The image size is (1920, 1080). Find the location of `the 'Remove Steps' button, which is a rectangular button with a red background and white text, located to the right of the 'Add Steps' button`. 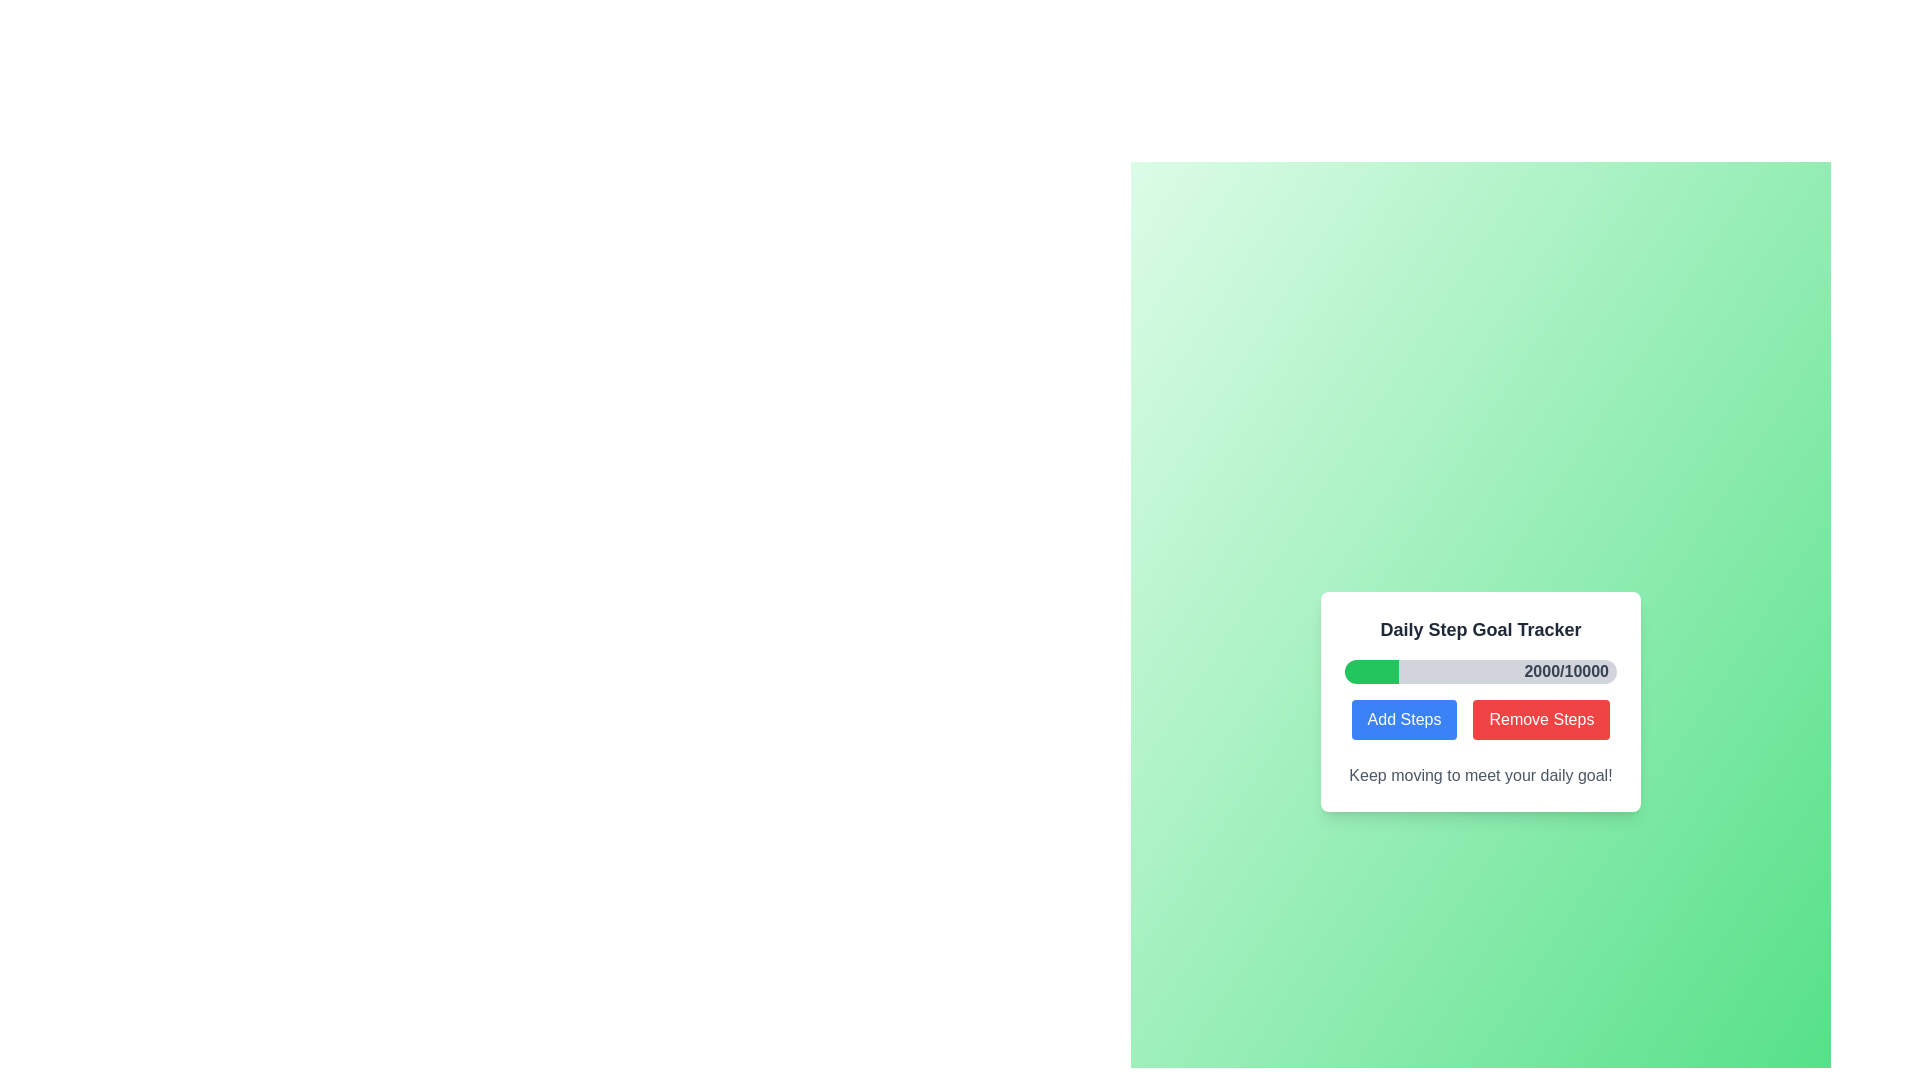

the 'Remove Steps' button, which is a rectangular button with a red background and white text, located to the right of the 'Add Steps' button is located at coordinates (1540, 720).